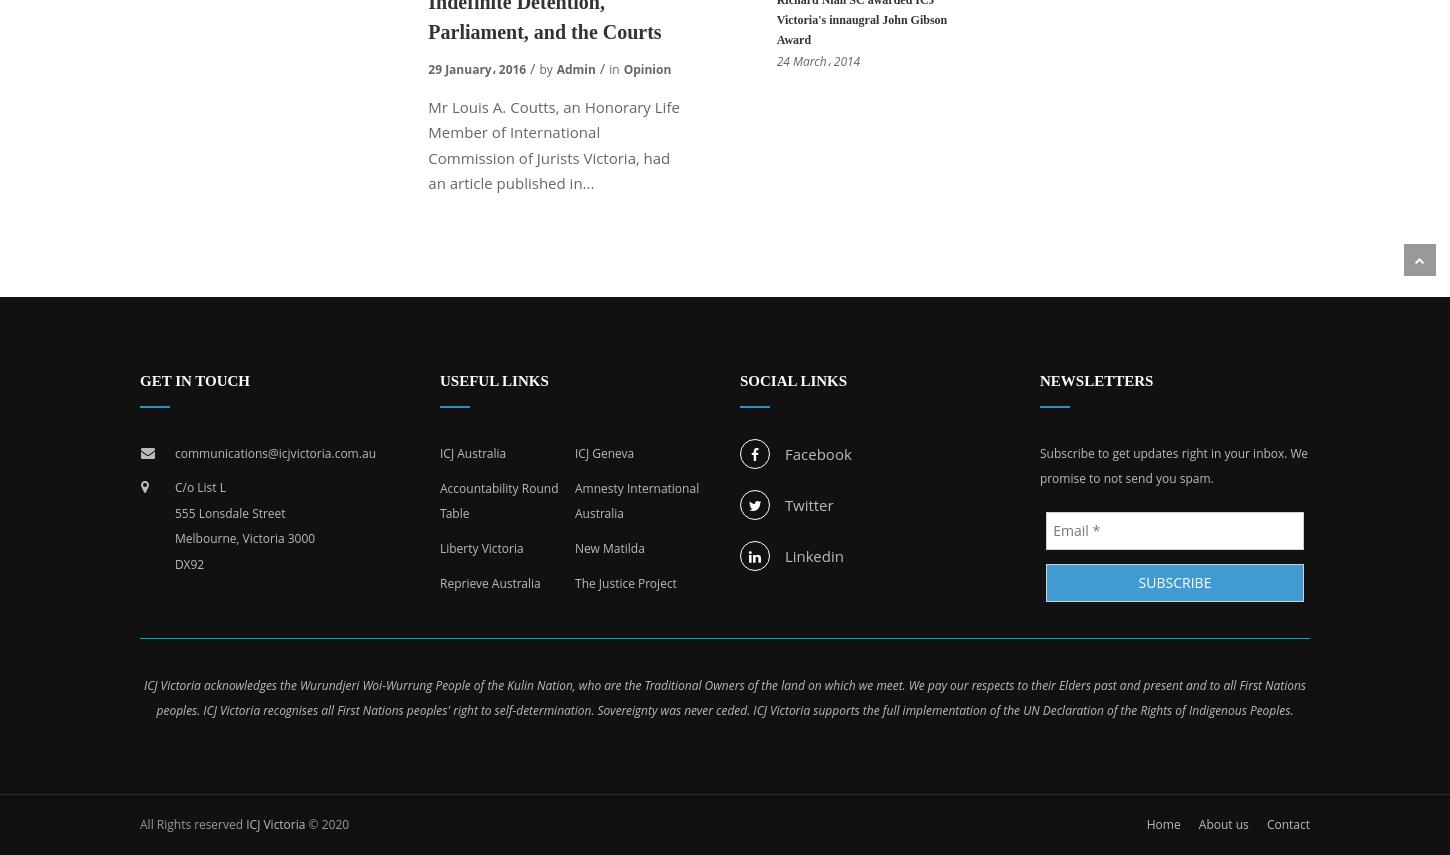 Image resolution: width=1450 pixels, height=855 pixels. I want to click on '555 Lonsdale Street', so click(228, 511).